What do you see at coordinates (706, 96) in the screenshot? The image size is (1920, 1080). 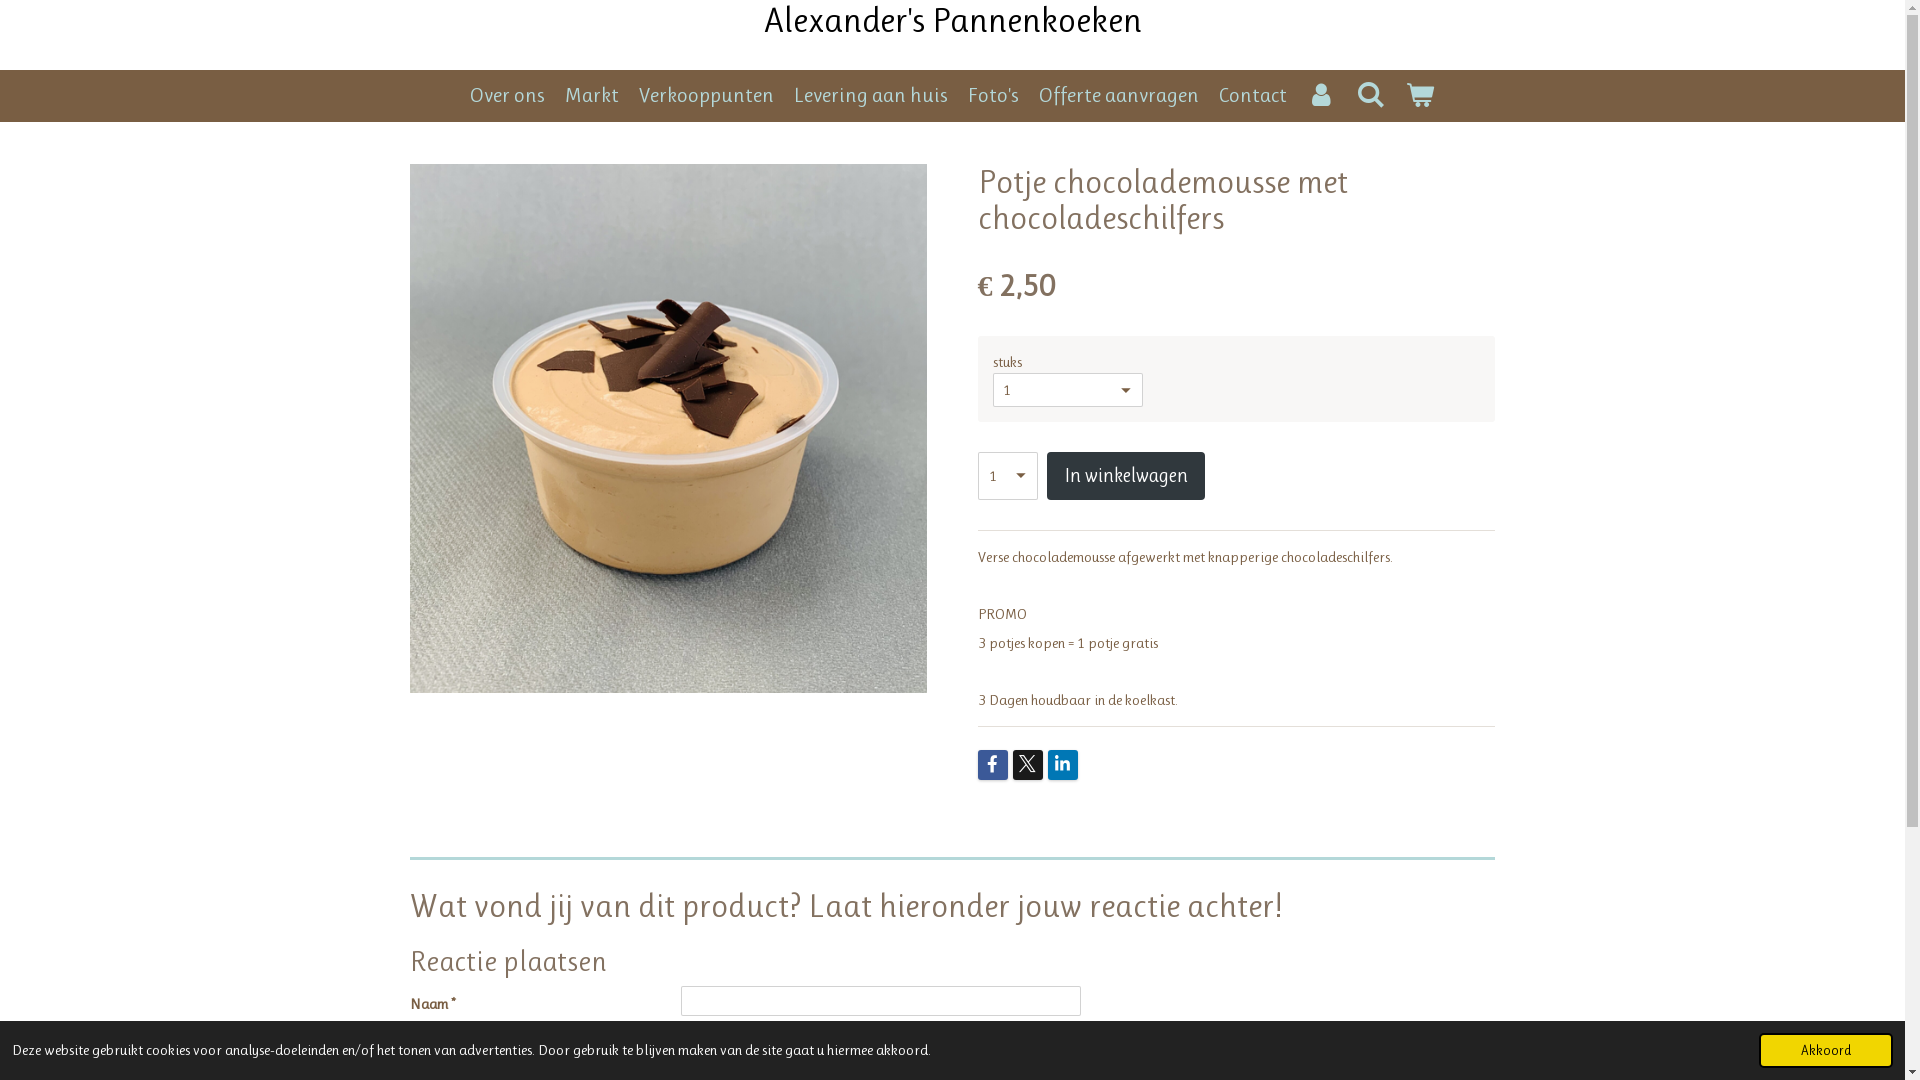 I see `'Verkooppunten'` at bounding box center [706, 96].